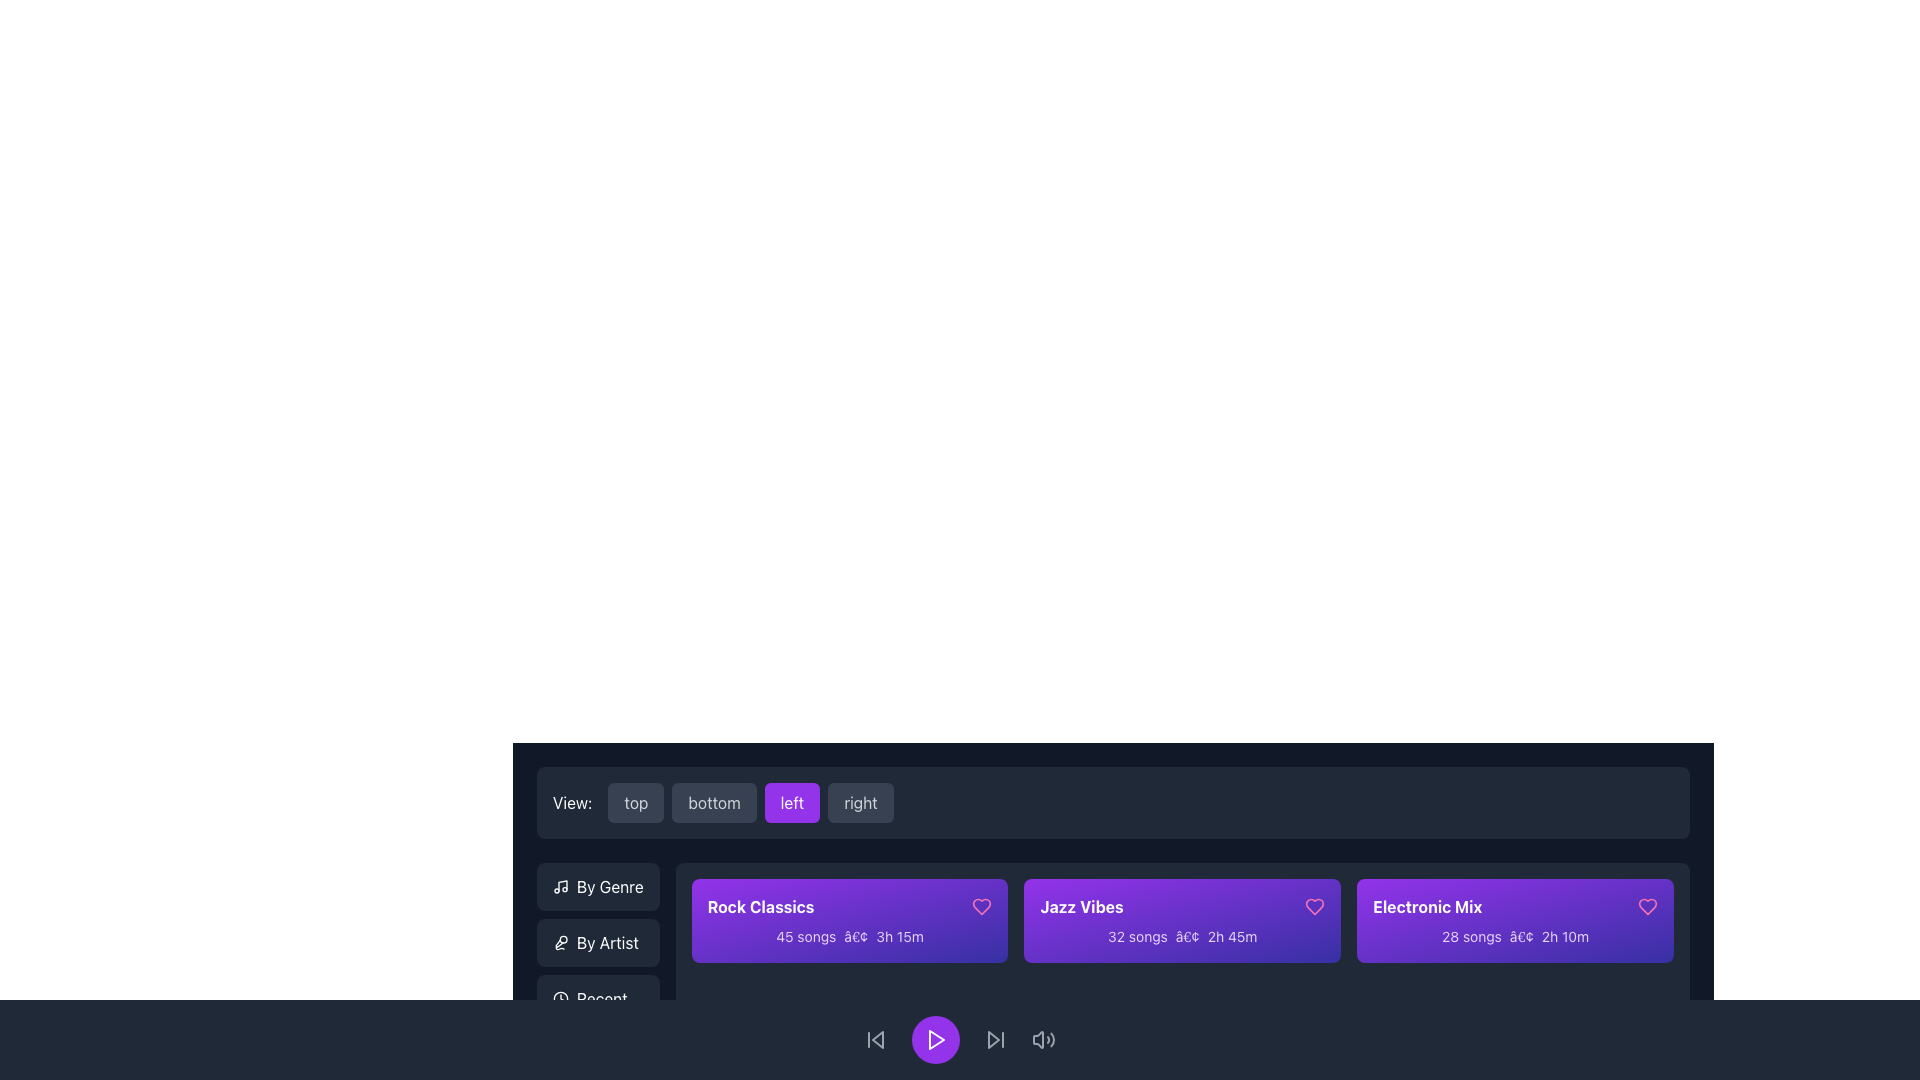 The height and width of the screenshot is (1080, 1920). What do you see at coordinates (878, 1039) in the screenshot?
I see `the left navigation arrow icon, which is a triangular shape pointing to the left within the media control bar` at bounding box center [878, 1039].